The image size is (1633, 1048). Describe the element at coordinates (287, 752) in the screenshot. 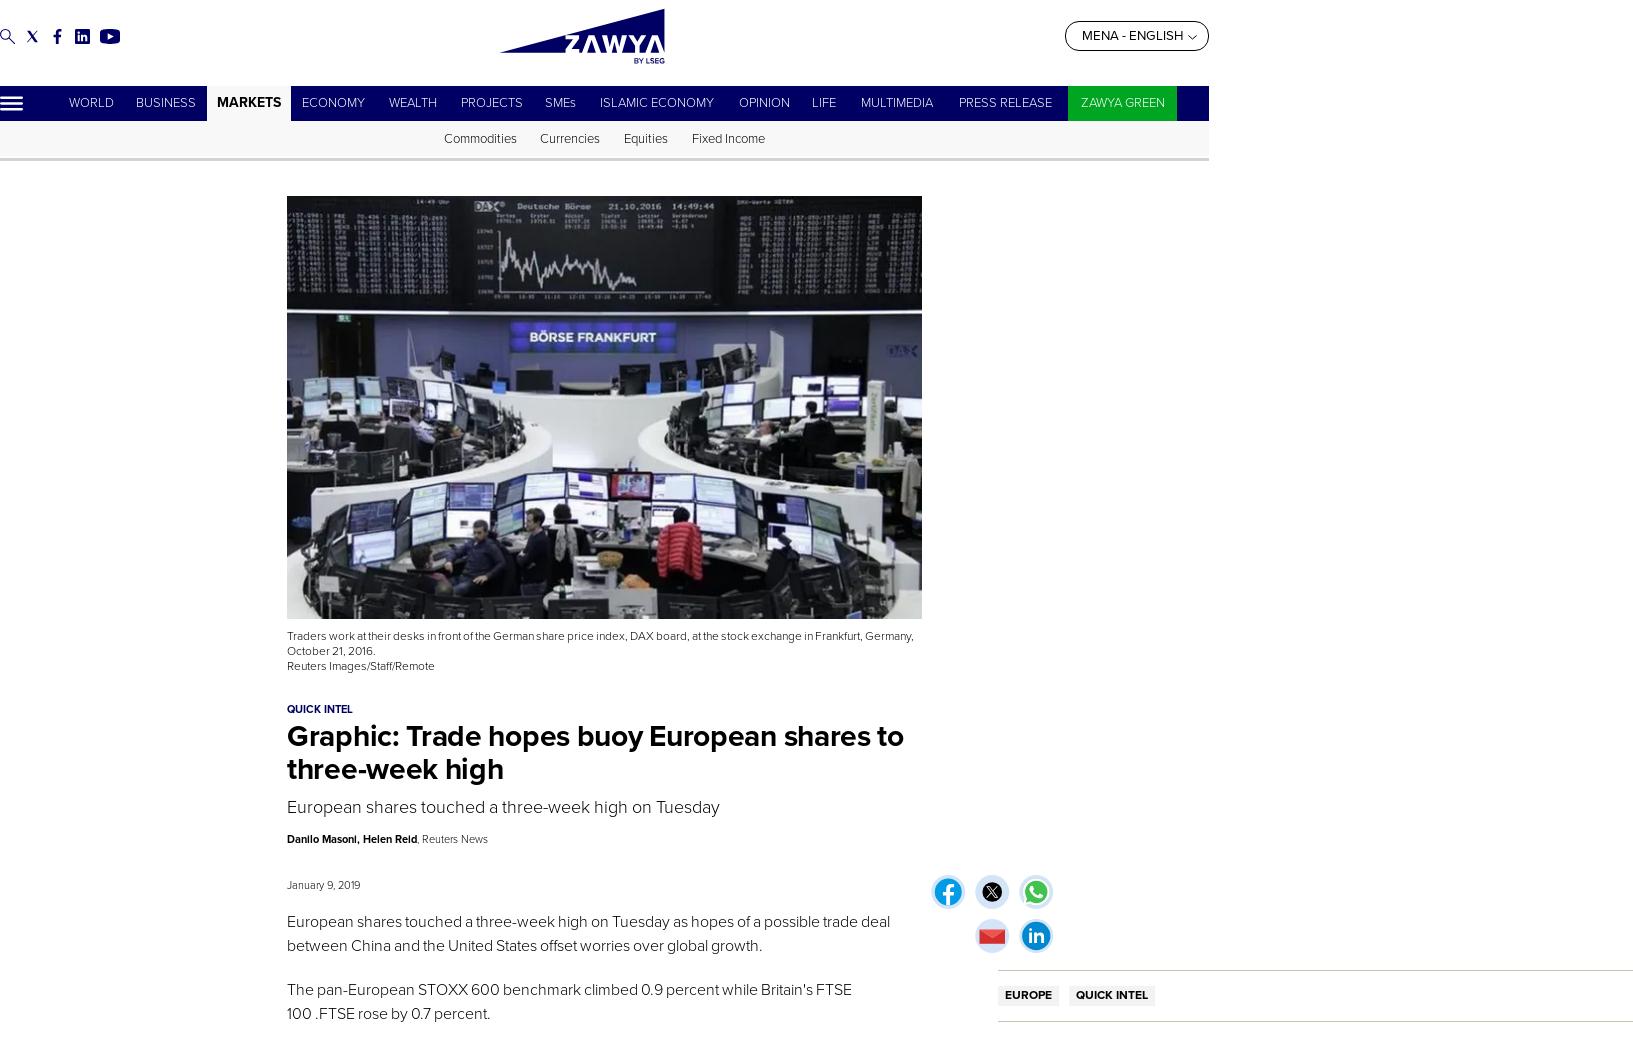

I see `'Graphic: Trade hopes buoy European shares to three-week high'` at that location.